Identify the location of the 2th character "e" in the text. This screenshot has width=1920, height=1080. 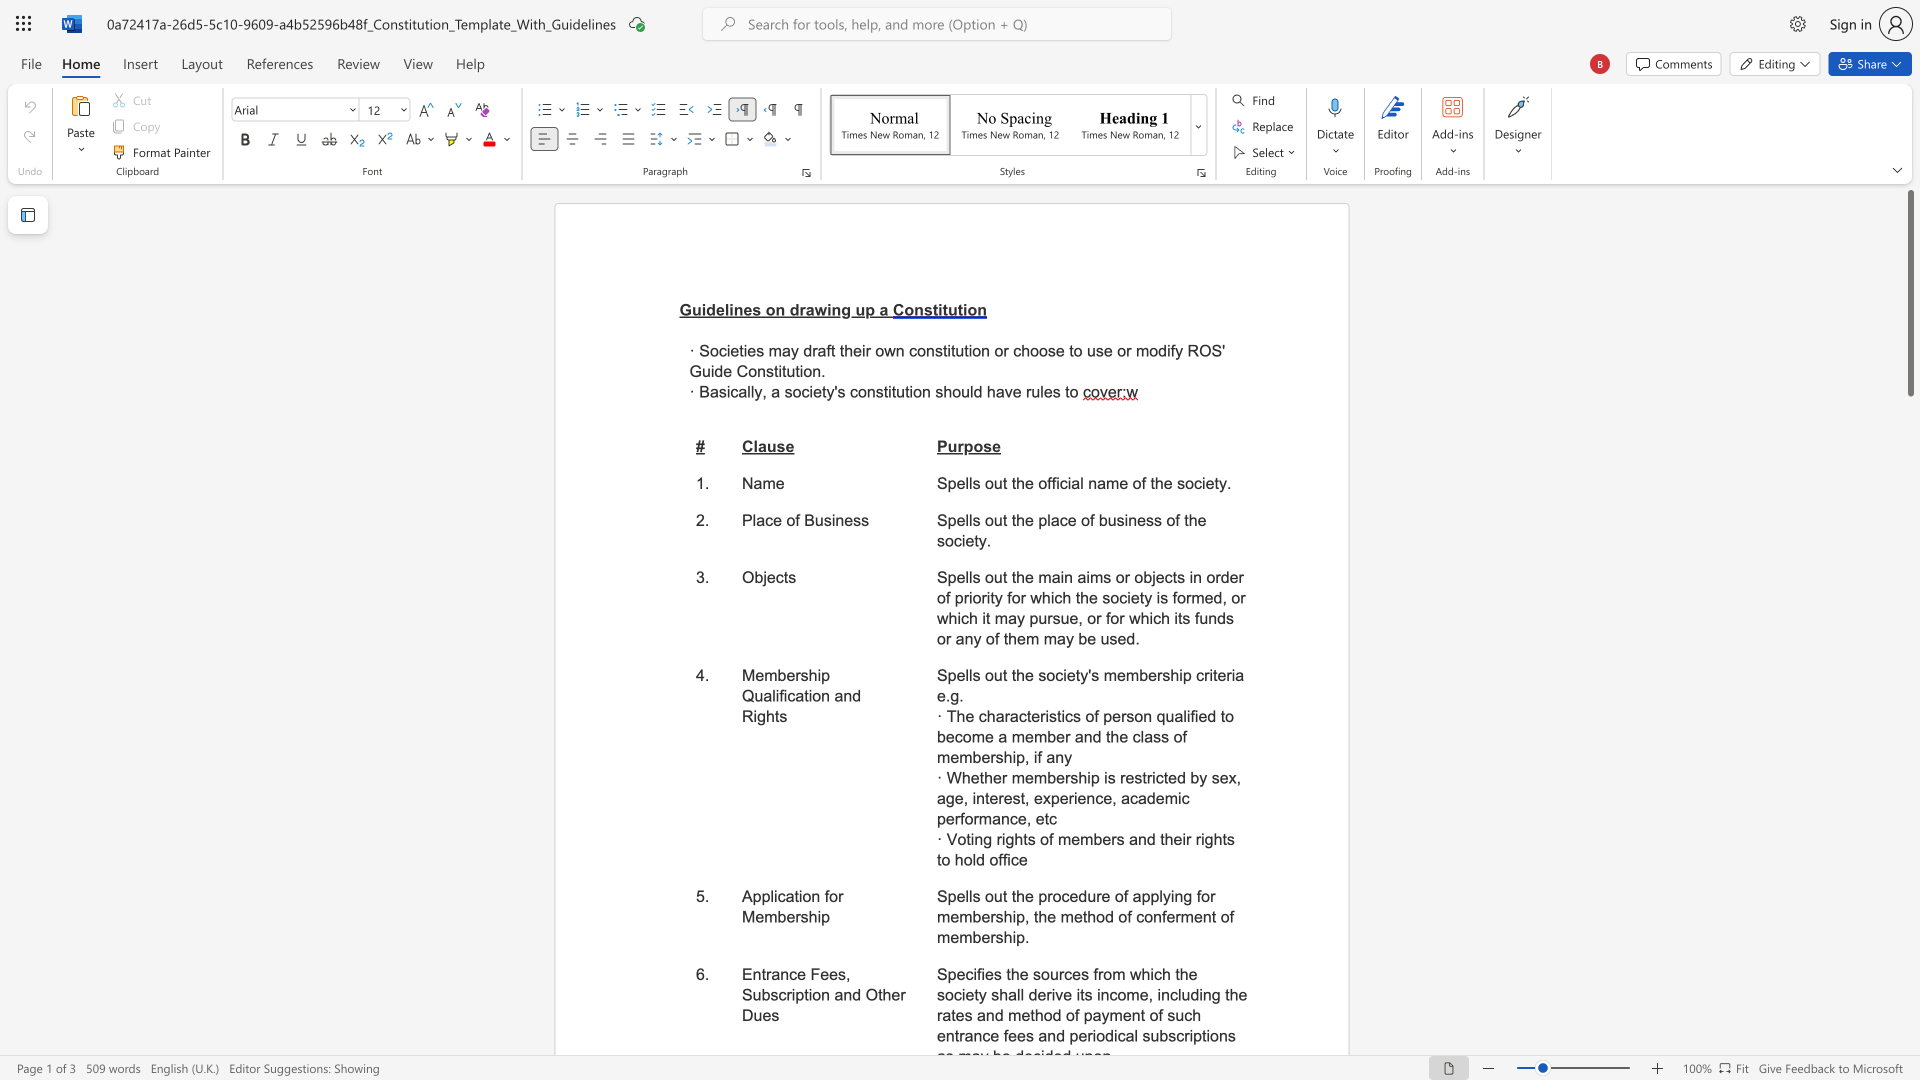
(848, 519).